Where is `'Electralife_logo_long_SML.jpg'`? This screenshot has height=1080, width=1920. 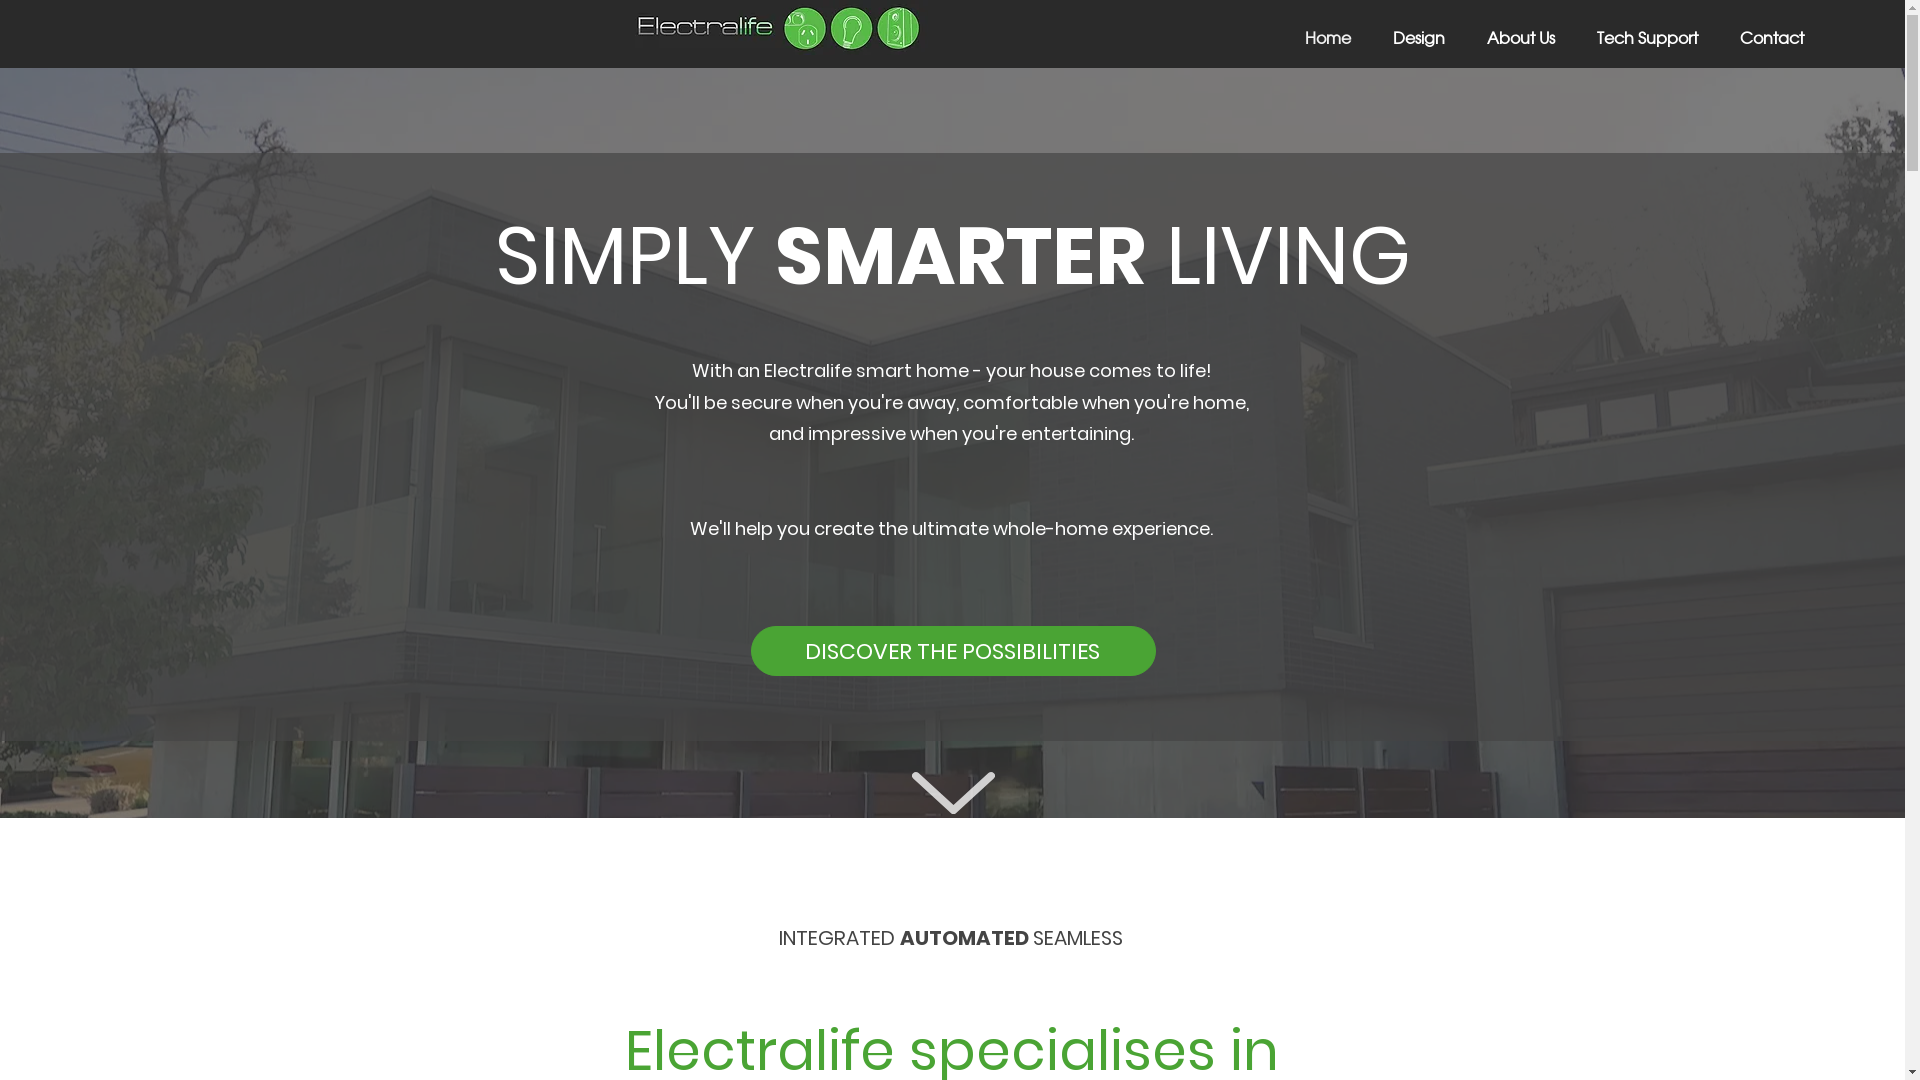
'Electralife_logo_long_SML.jpg' is located at coordinates (777, 27).